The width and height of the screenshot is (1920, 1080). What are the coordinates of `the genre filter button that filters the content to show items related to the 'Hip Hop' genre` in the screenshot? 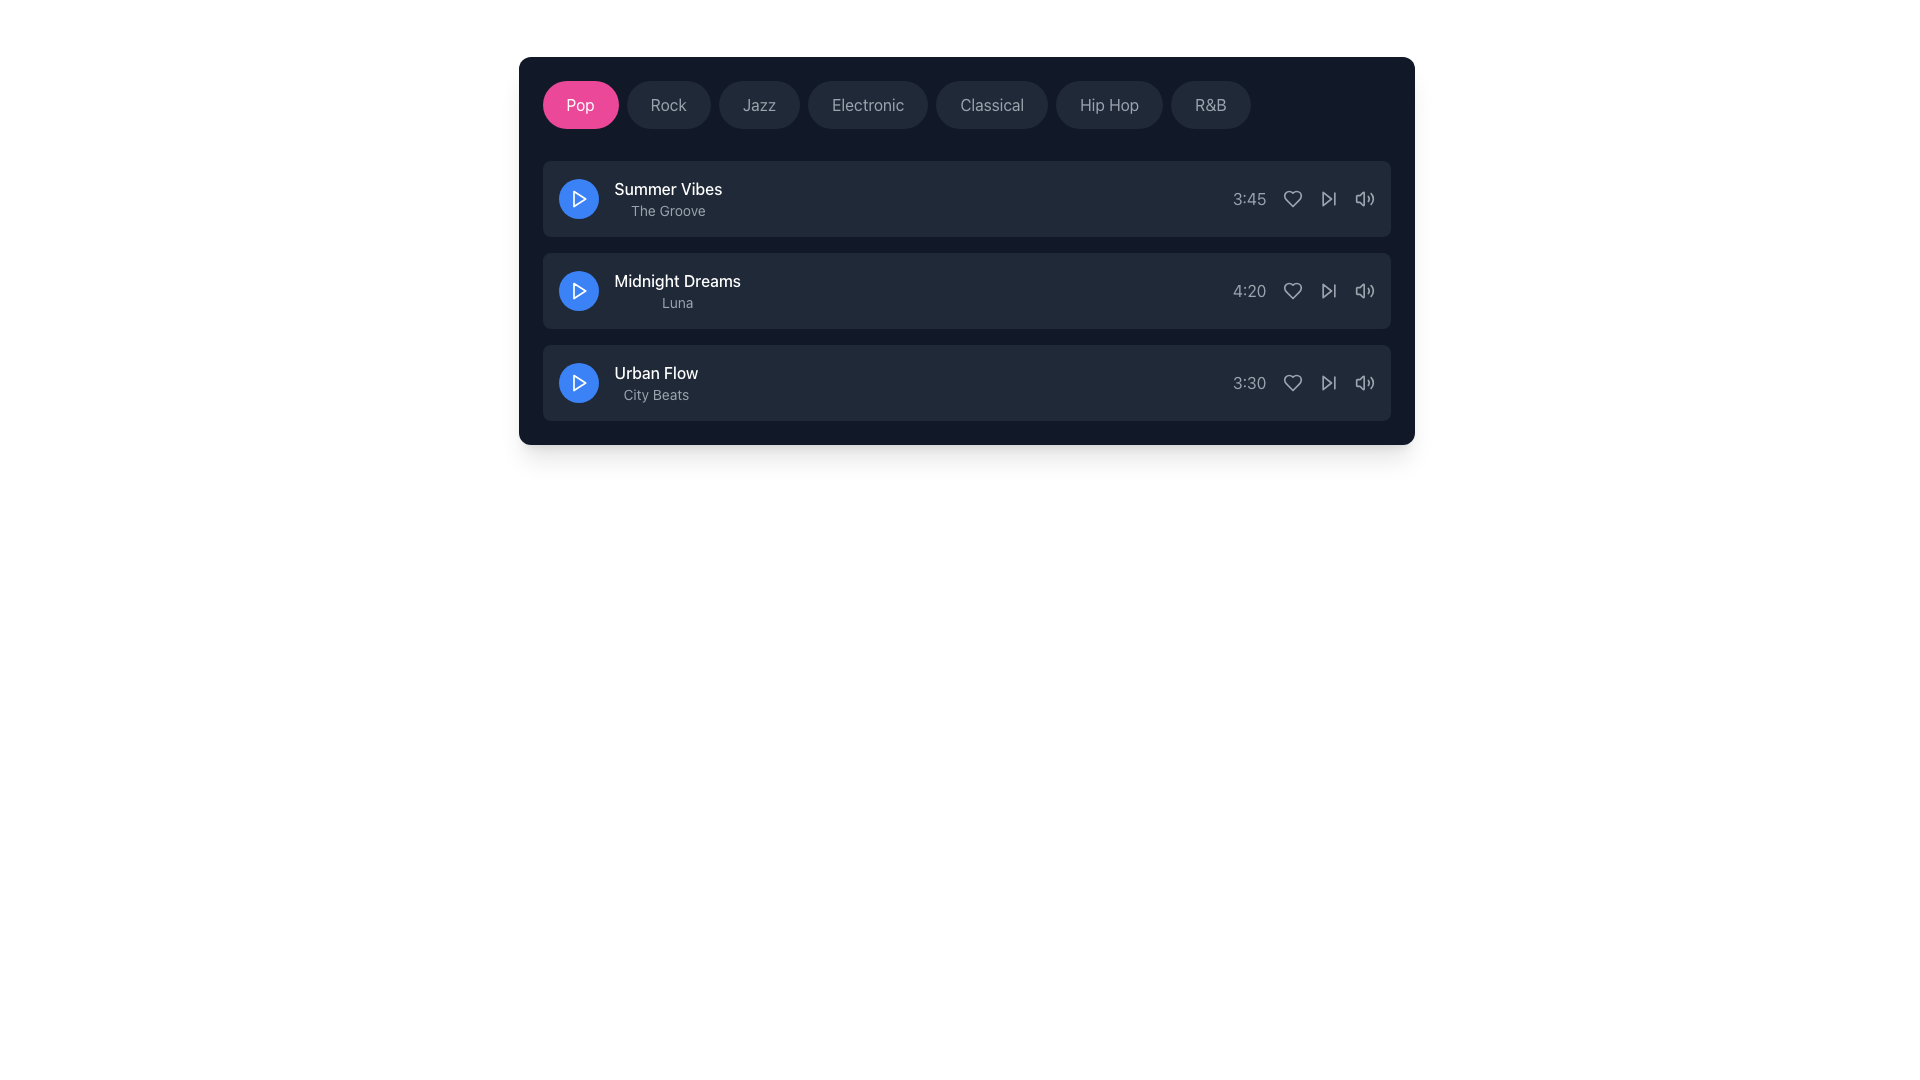 It's located at (1108, 104).